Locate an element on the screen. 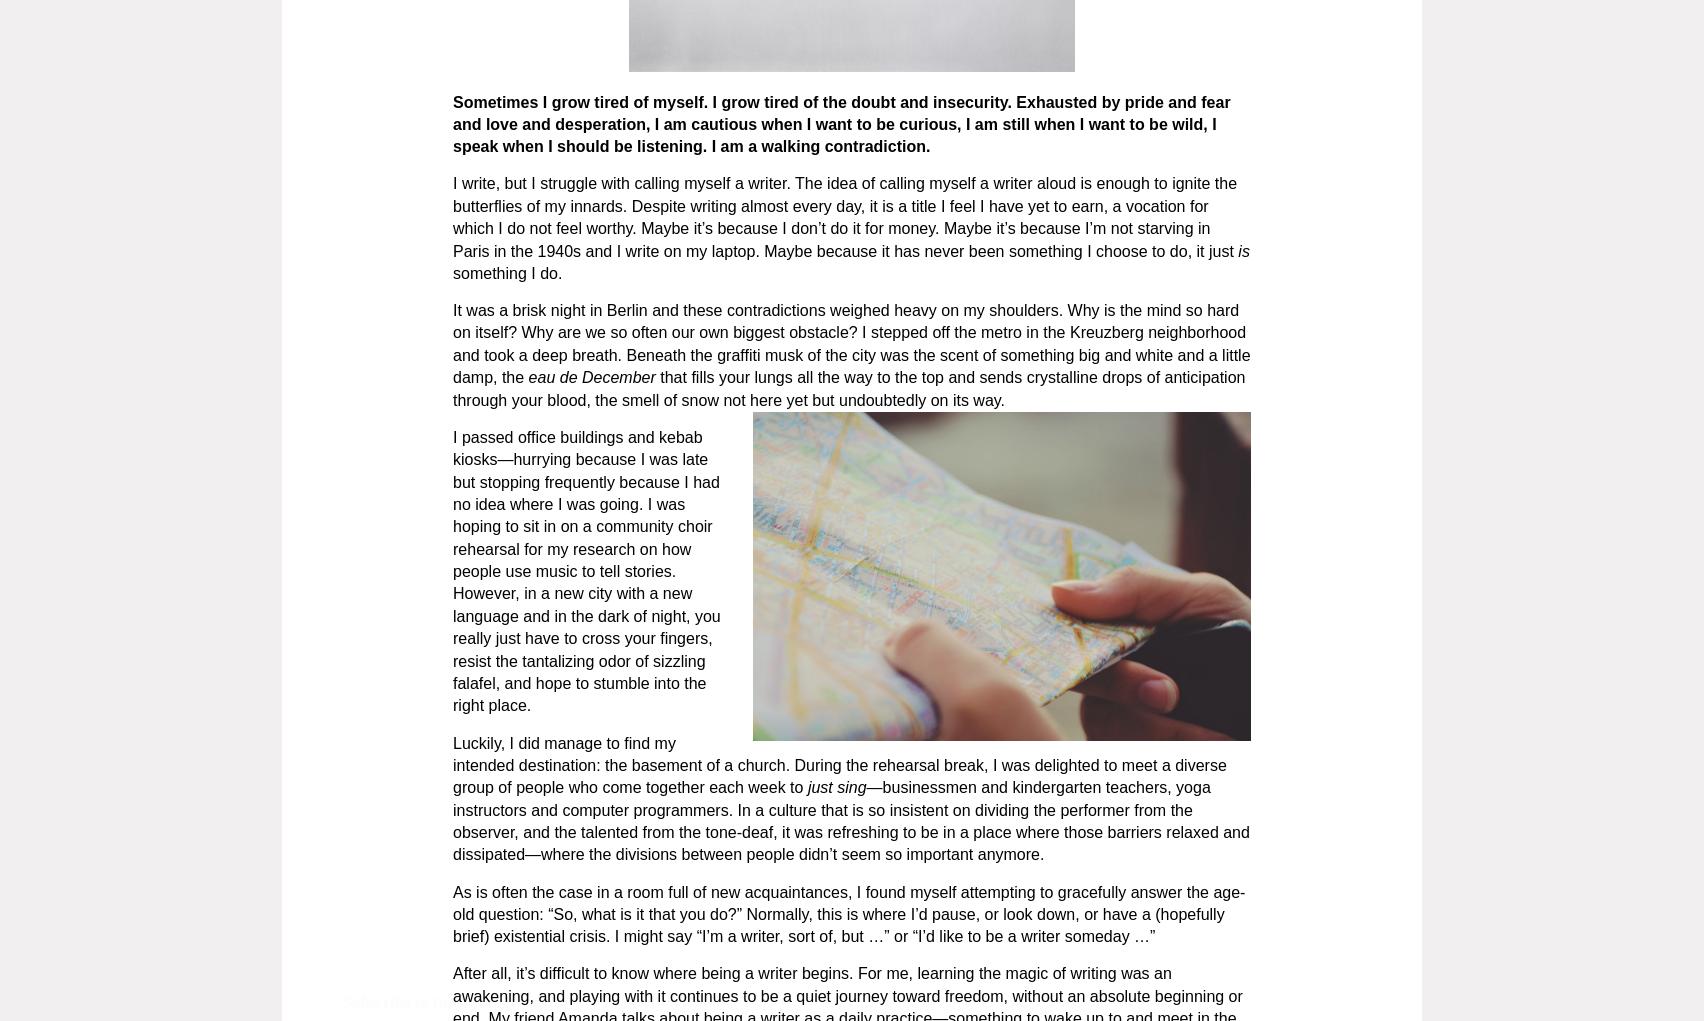  'something I do.' is located at coordinates (452, 271).